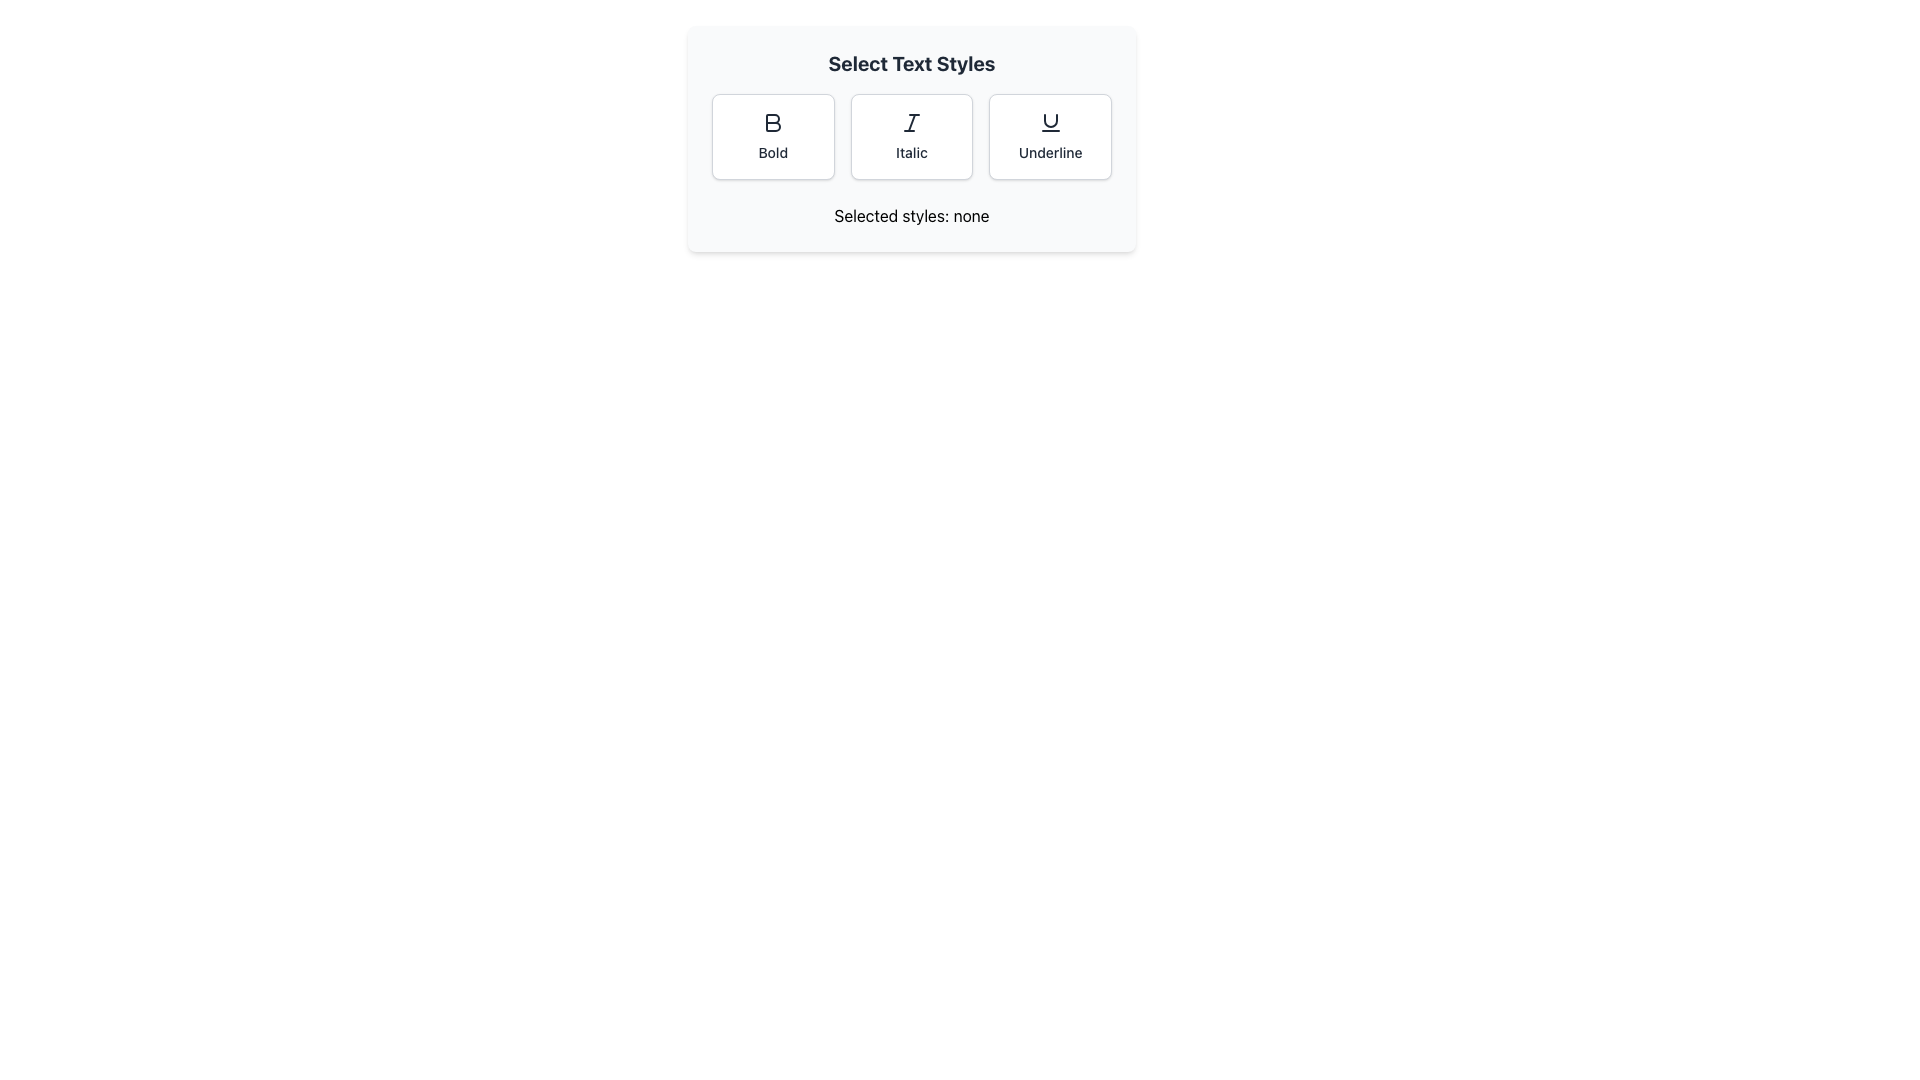 The image size is (1920, 1080). What do you see at coordinates (911, 136) in the screenshot?
I see `the toggle button for italic styling, which is positioned between the 'Bold' button and the 'Underline' button, to observe the animation` at bounding box center [911, 136].